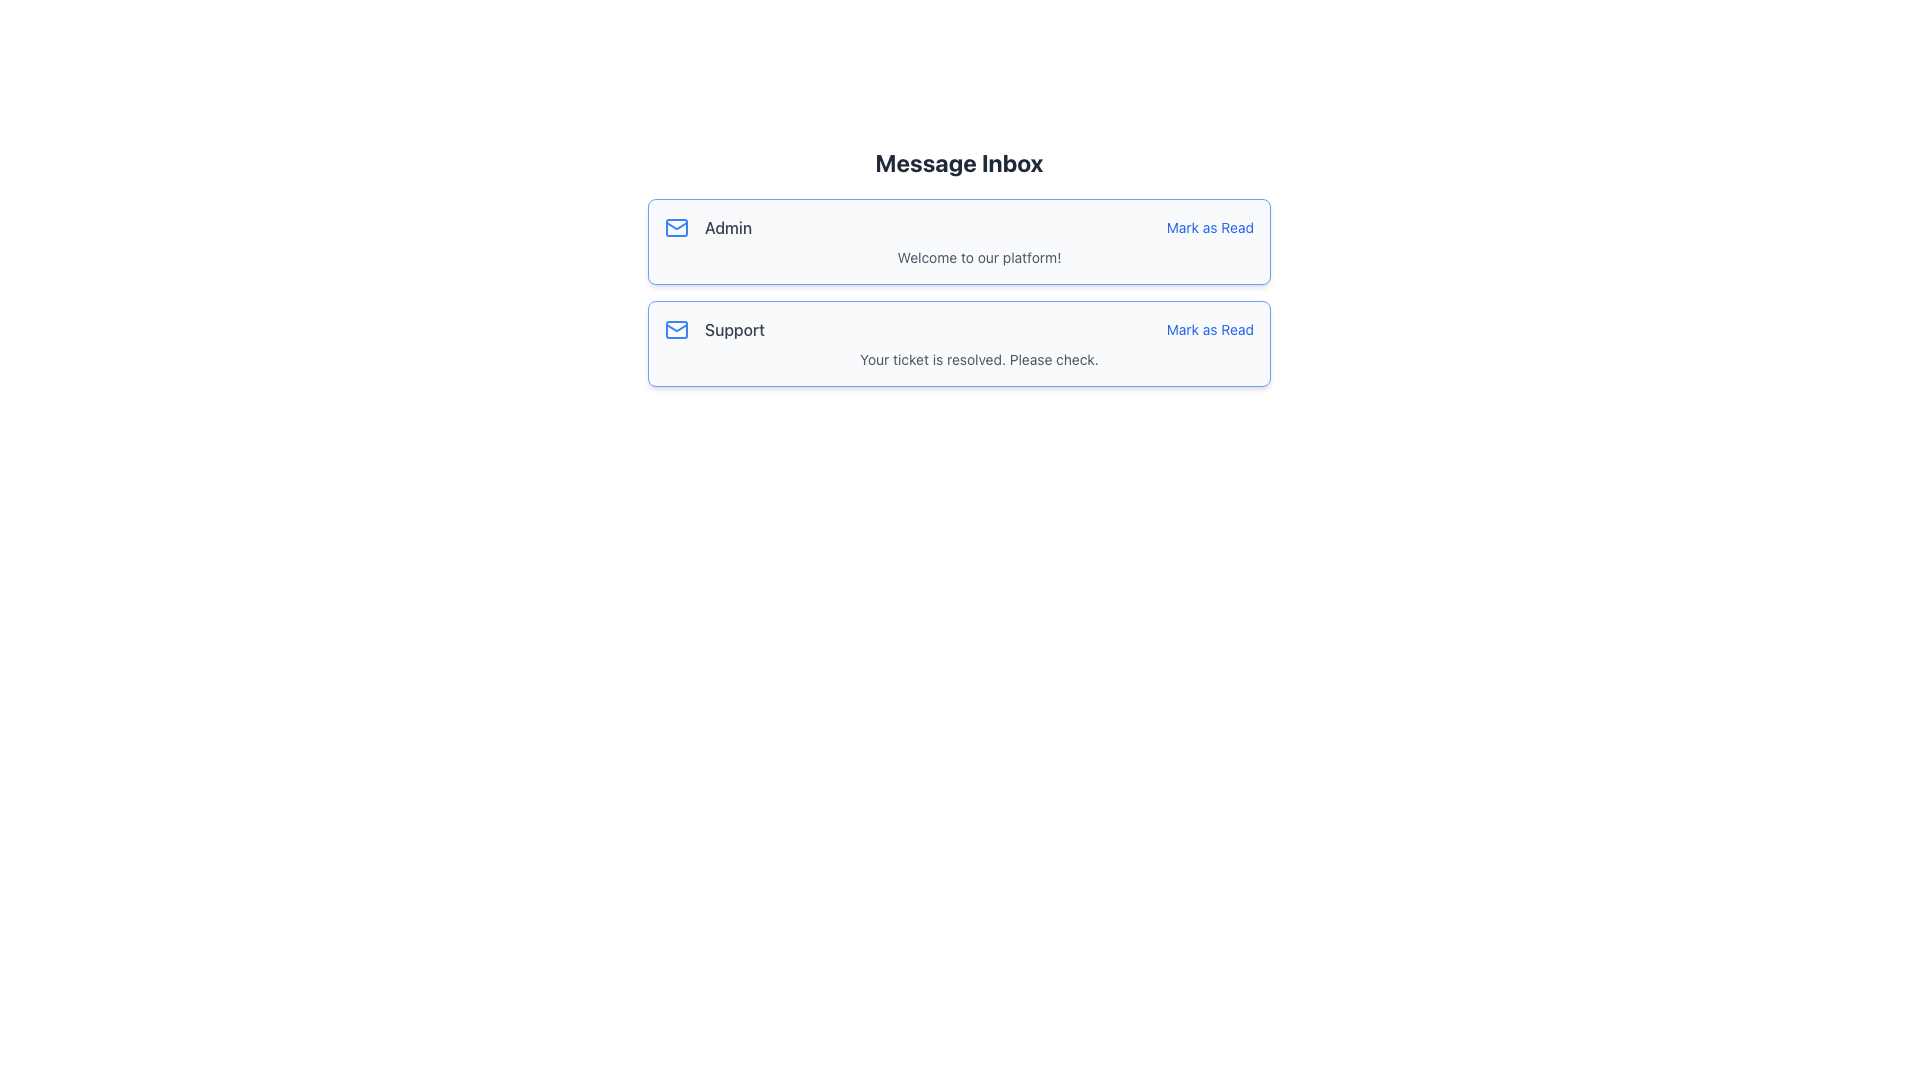 This screenshot has width=1920, height=1080. I want to click on the welcoming message text displayed in the first message entry of the inbox under the sender 'Admin', so click(979, 257).